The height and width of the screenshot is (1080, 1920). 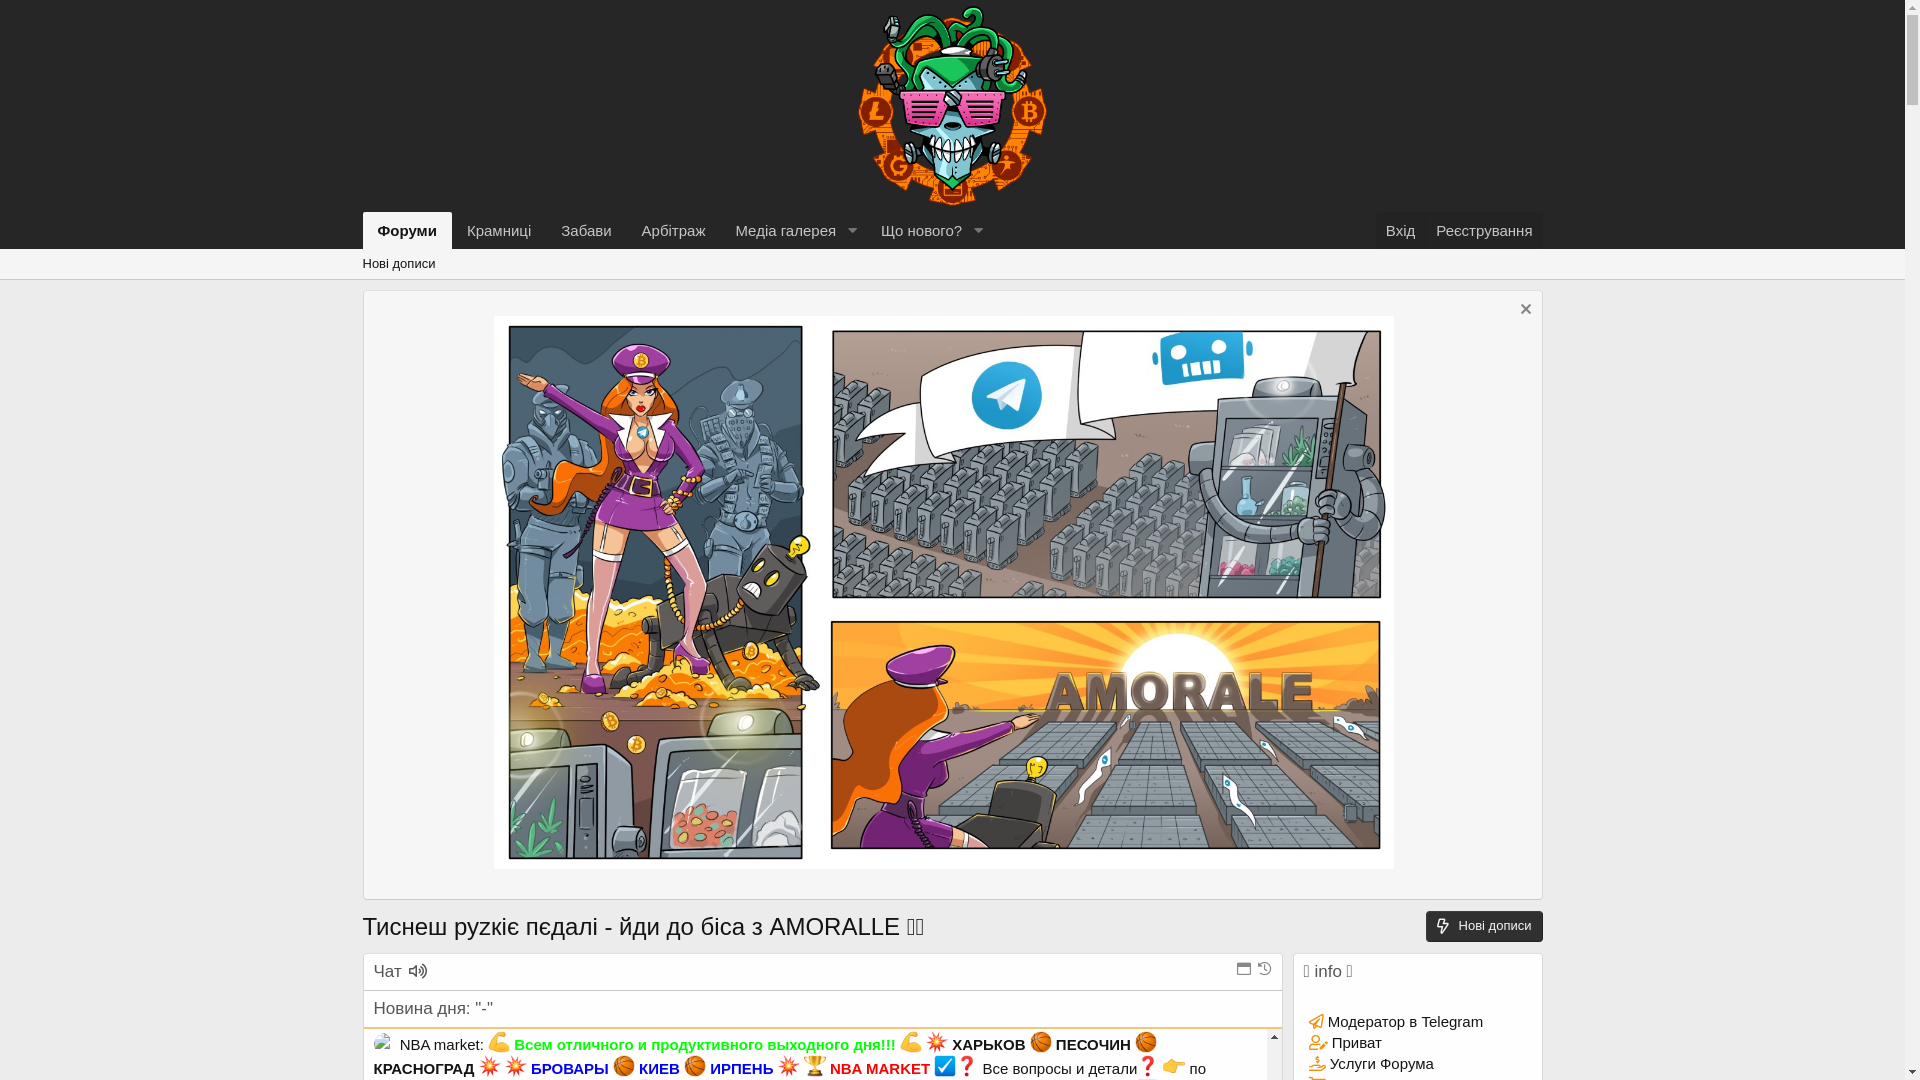 I want to click on 'Question mark    :question:', so click(x=966, y=1064).